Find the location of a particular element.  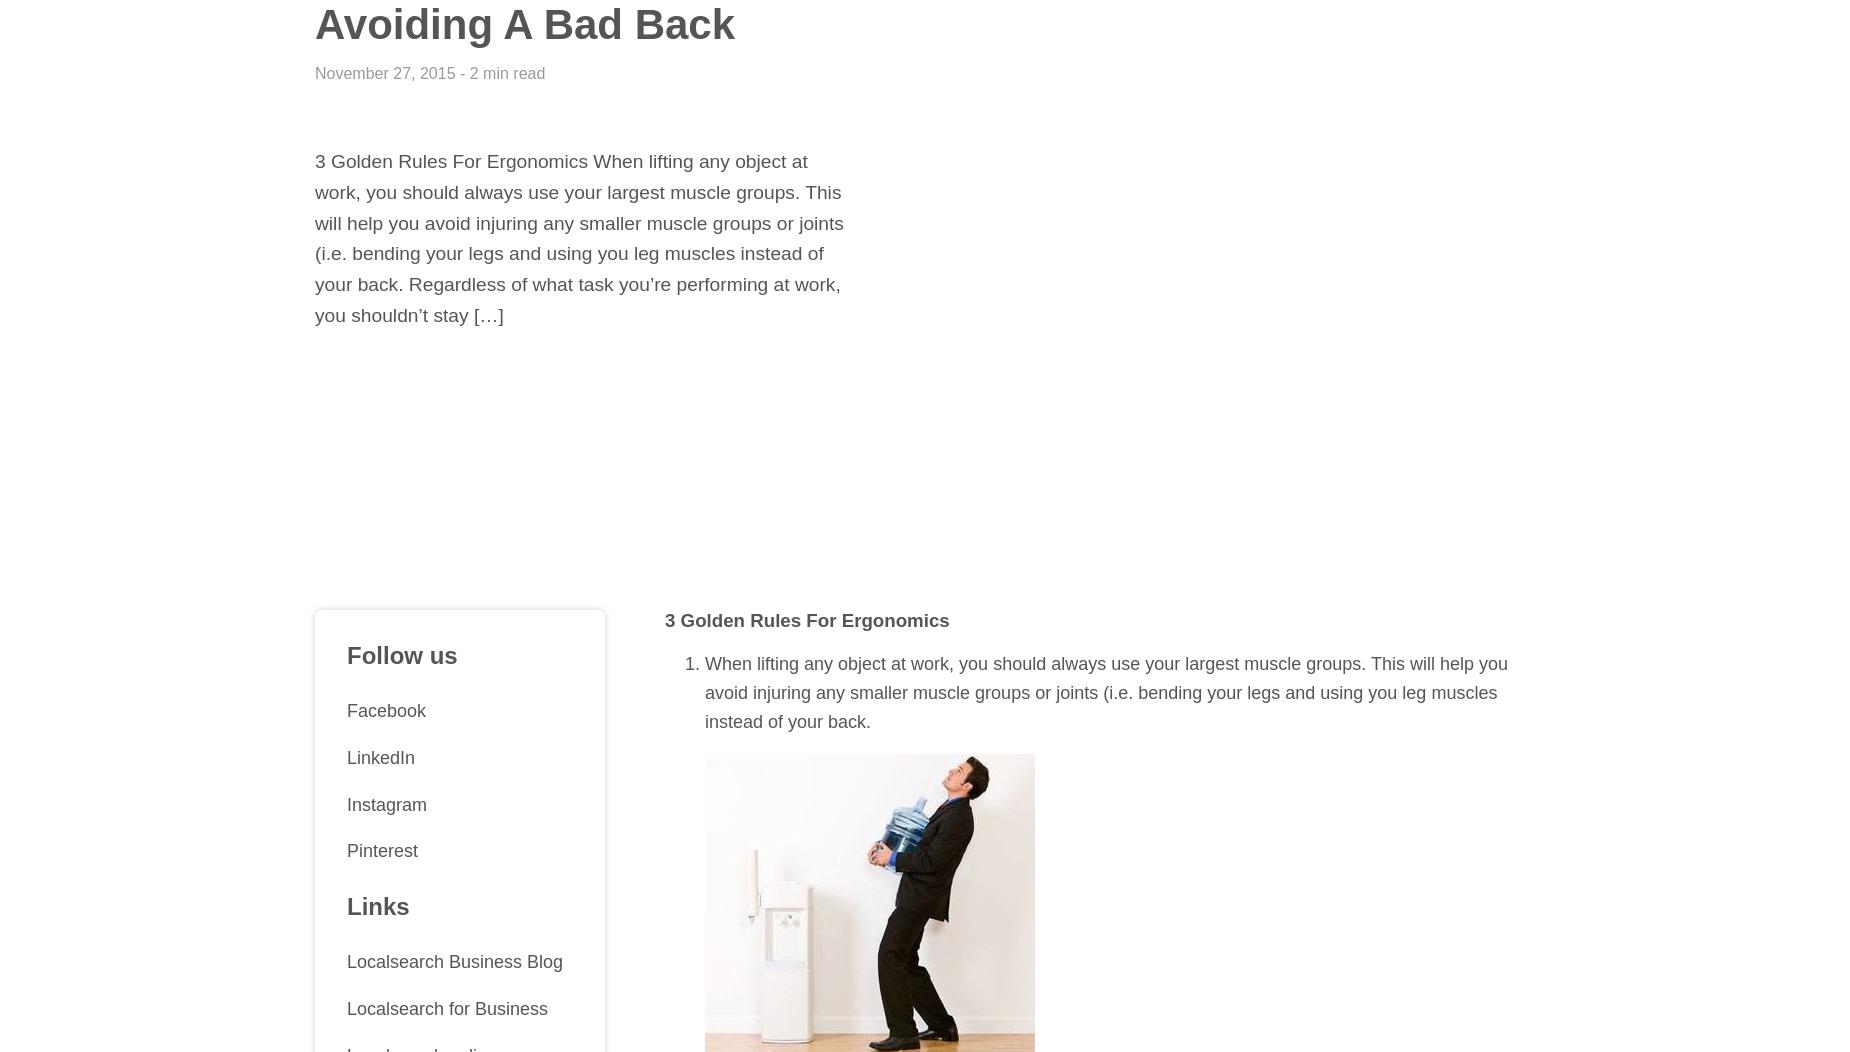

'Localsearch Business Blog' is located at coordinates (453, 960).